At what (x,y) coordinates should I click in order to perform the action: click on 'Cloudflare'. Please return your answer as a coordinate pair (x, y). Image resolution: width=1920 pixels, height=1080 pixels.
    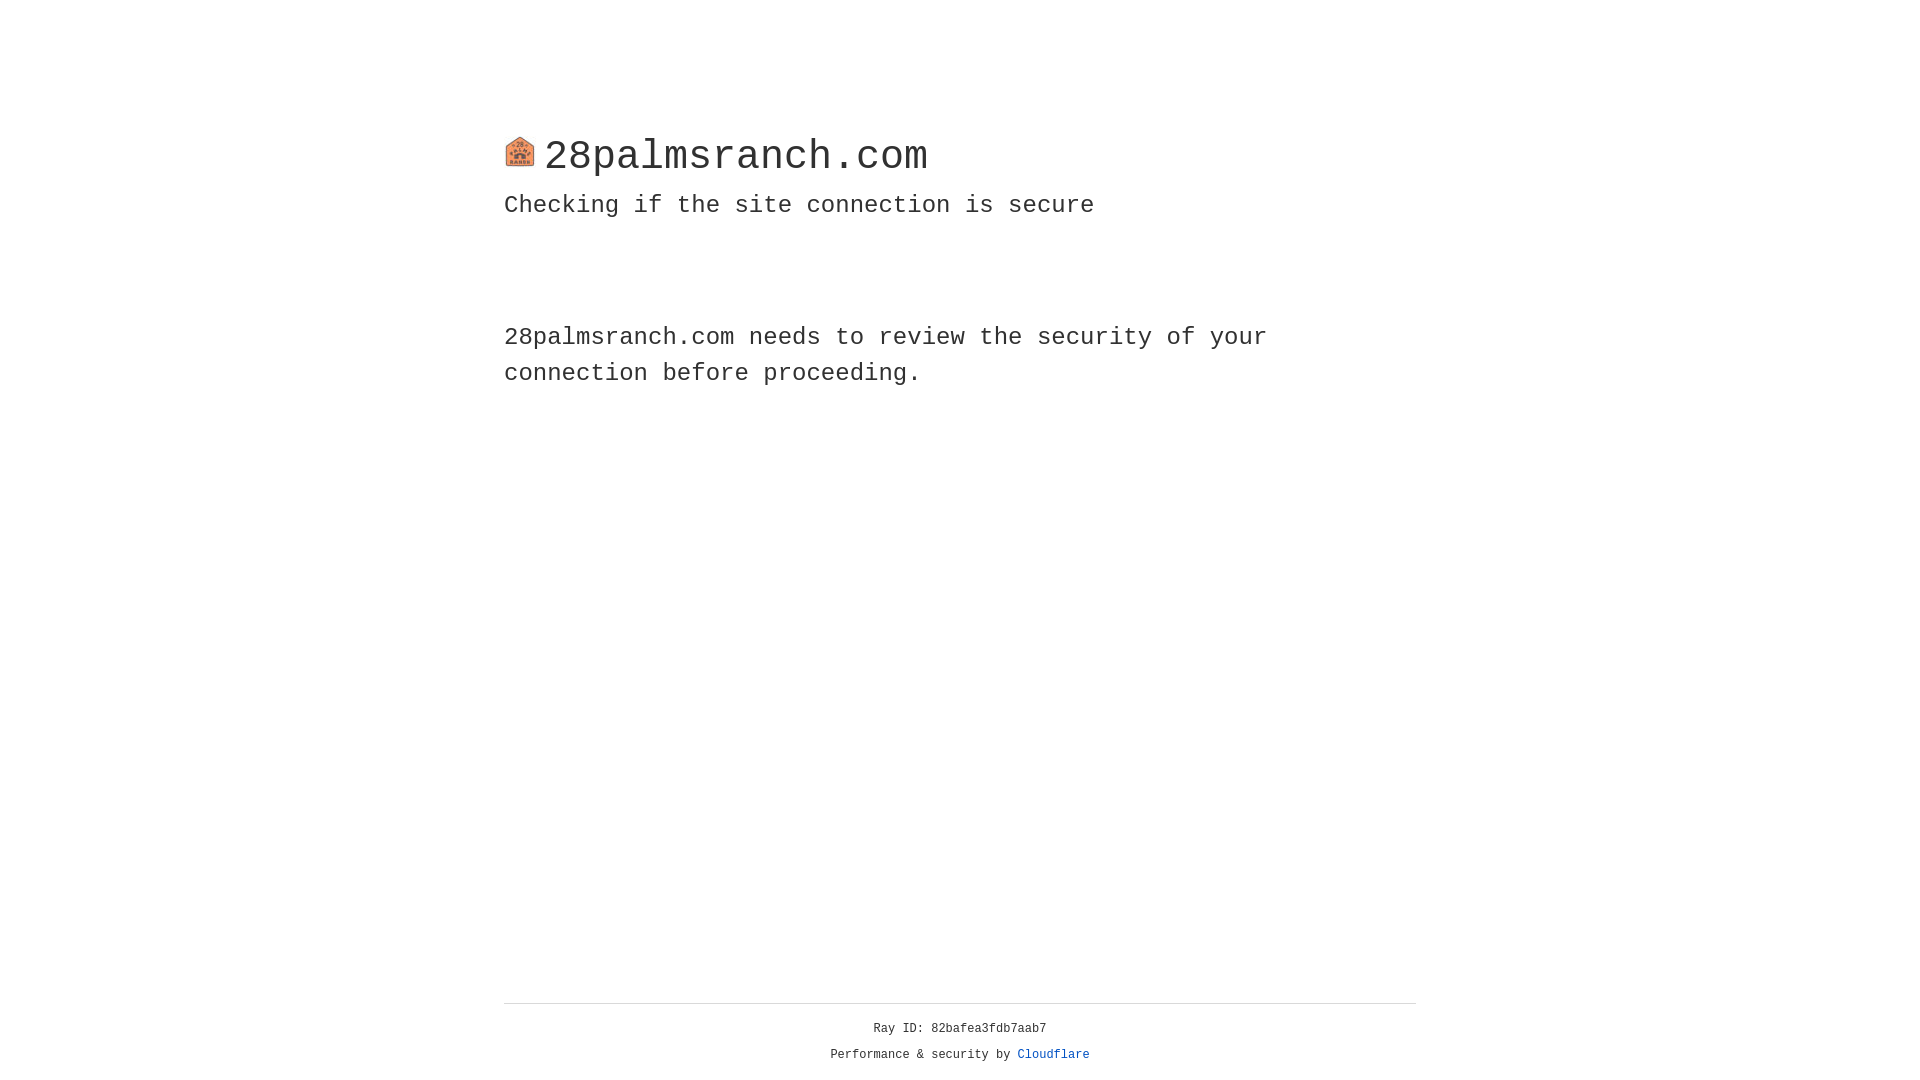
    Looking at the image, I should click on (1017, 1054).